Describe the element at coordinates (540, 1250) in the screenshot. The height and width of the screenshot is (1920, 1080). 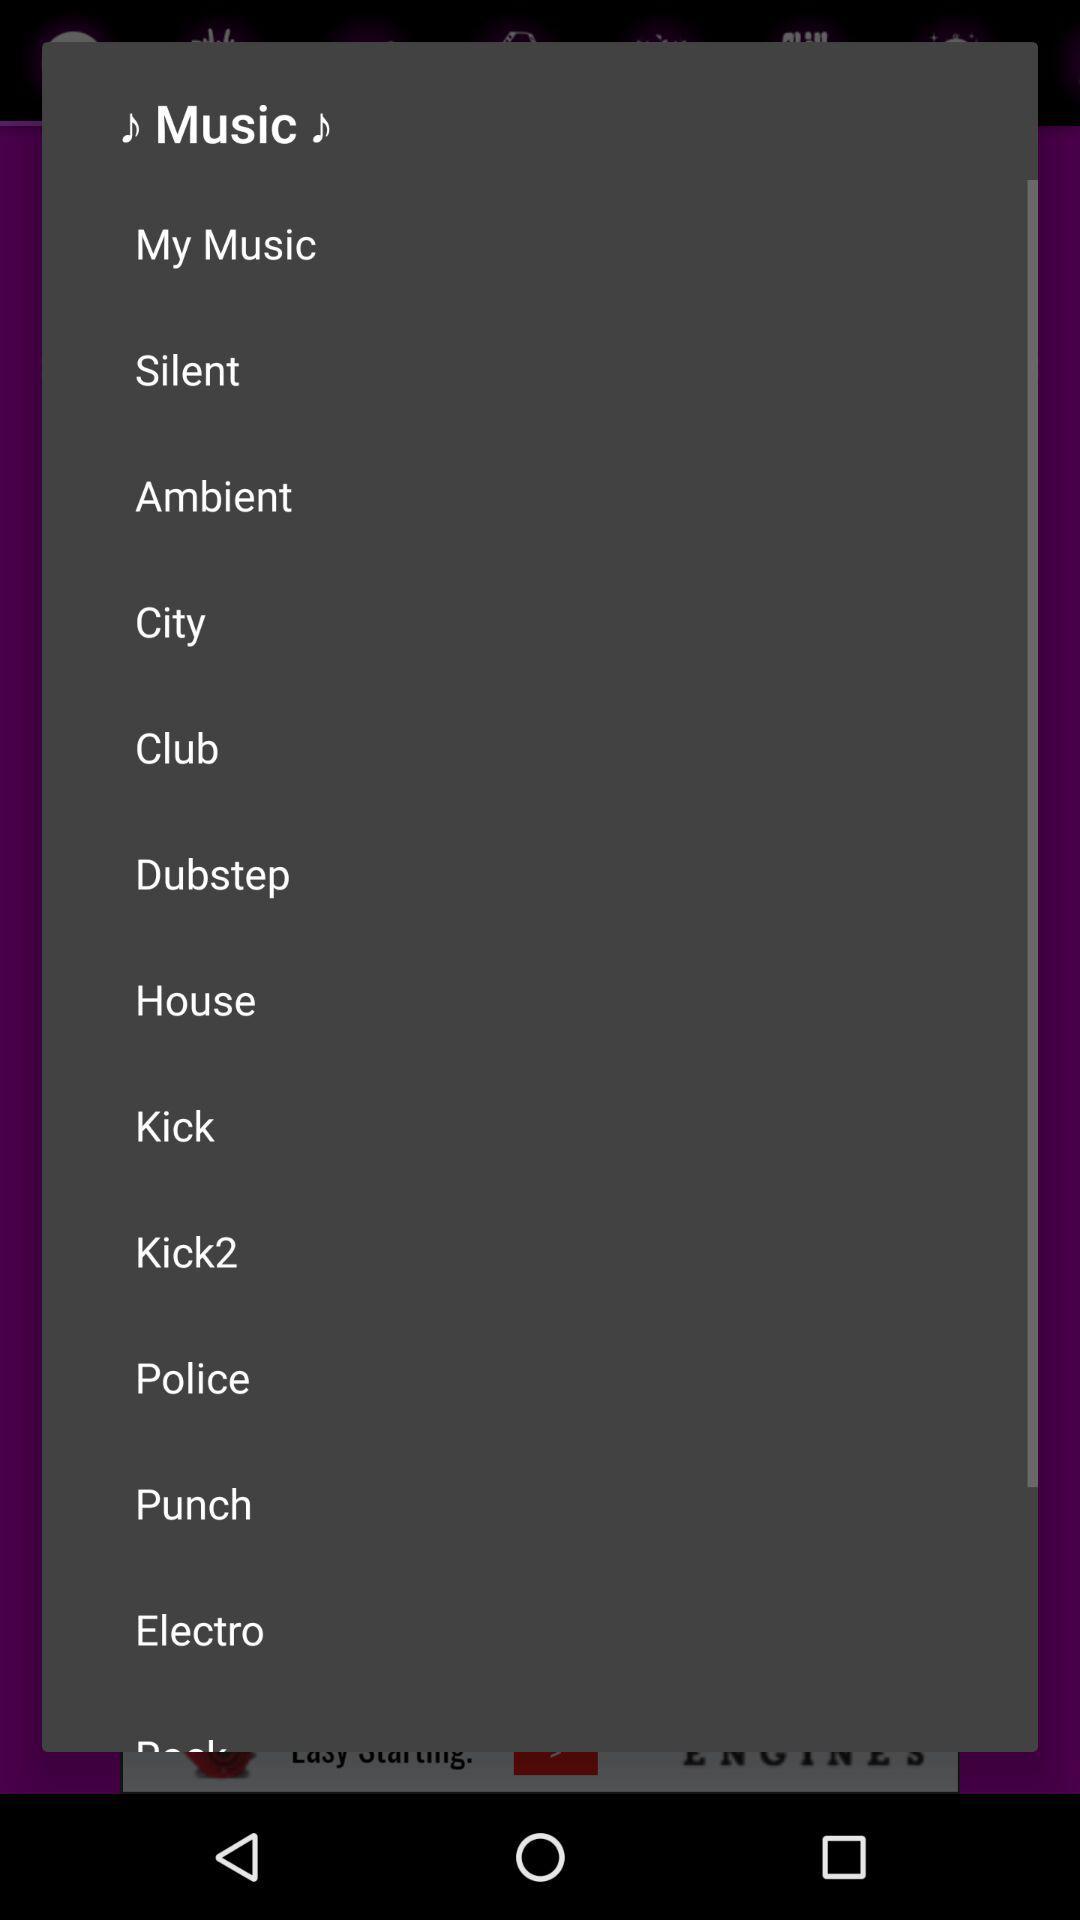
I see `icon above 		police icon` at that location.